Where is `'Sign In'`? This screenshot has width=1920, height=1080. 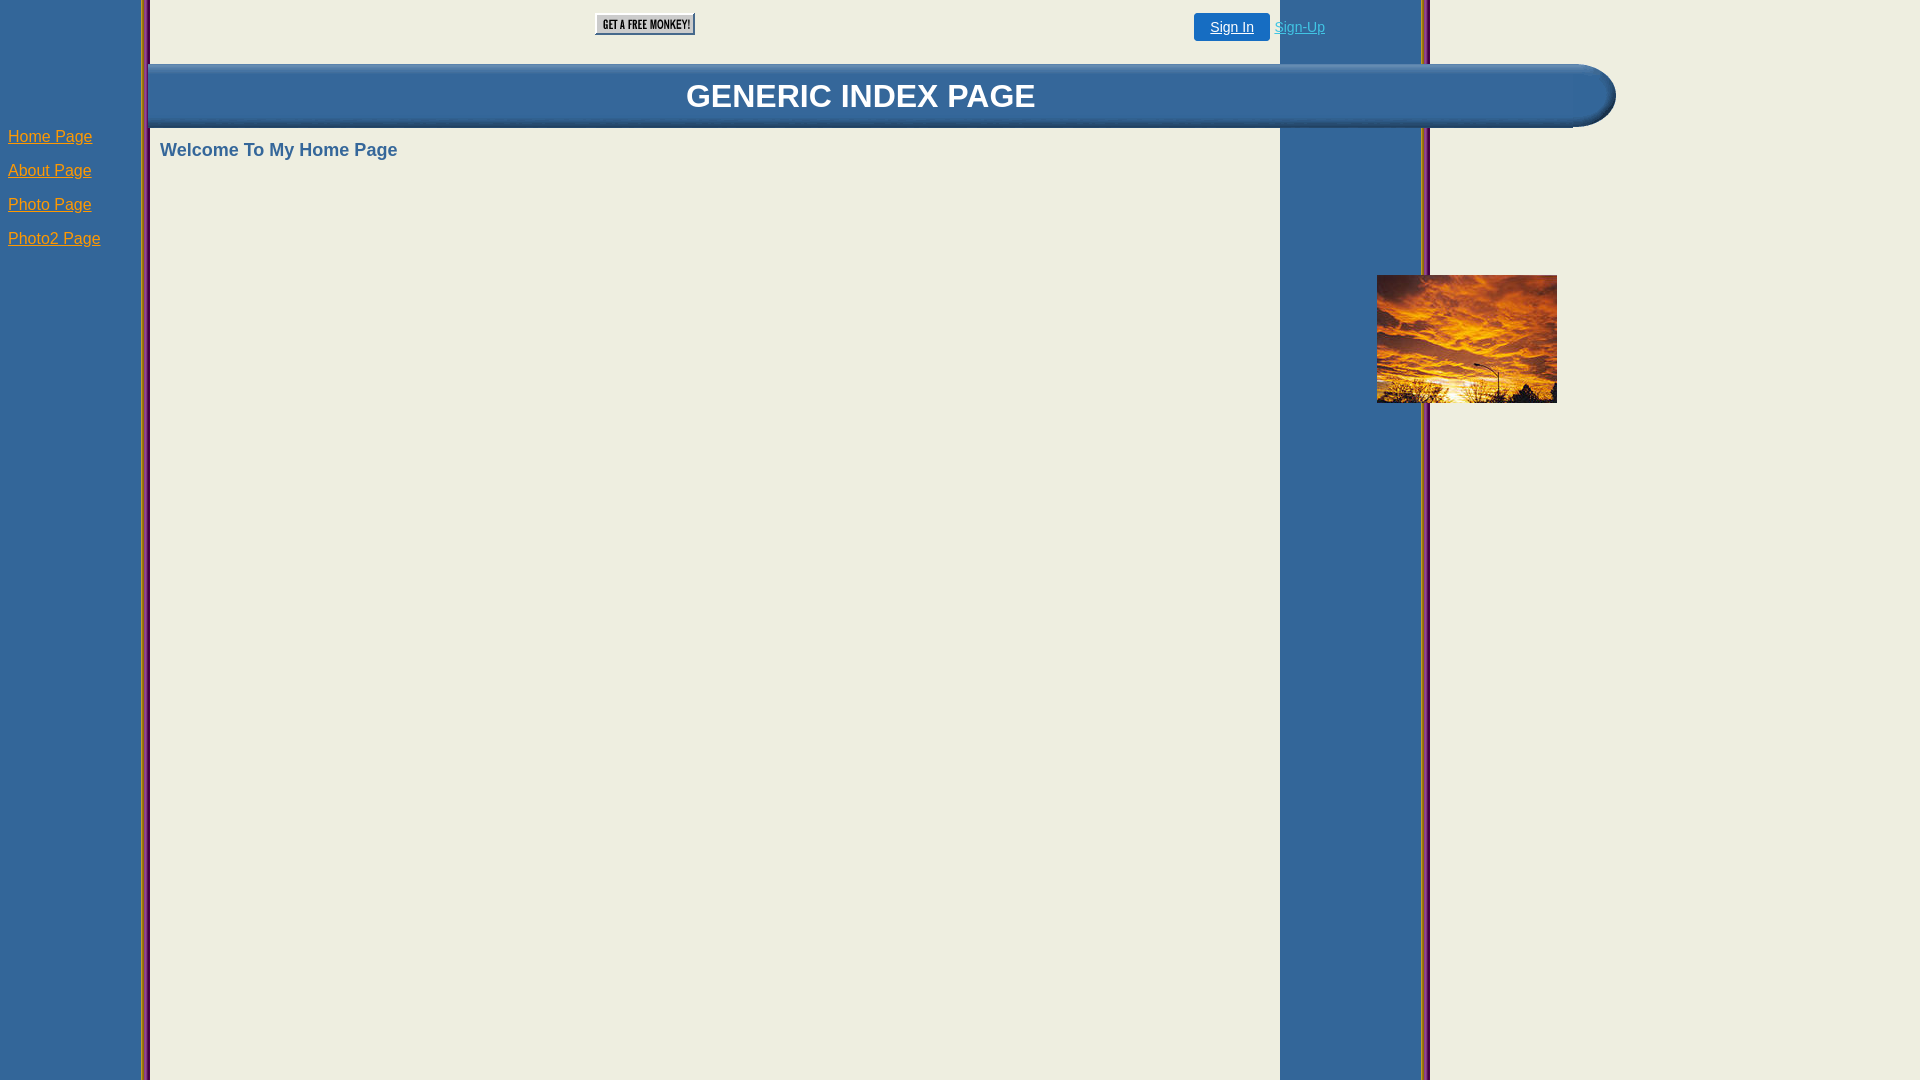 'Sign In' is located at coordinates (1231, 27).